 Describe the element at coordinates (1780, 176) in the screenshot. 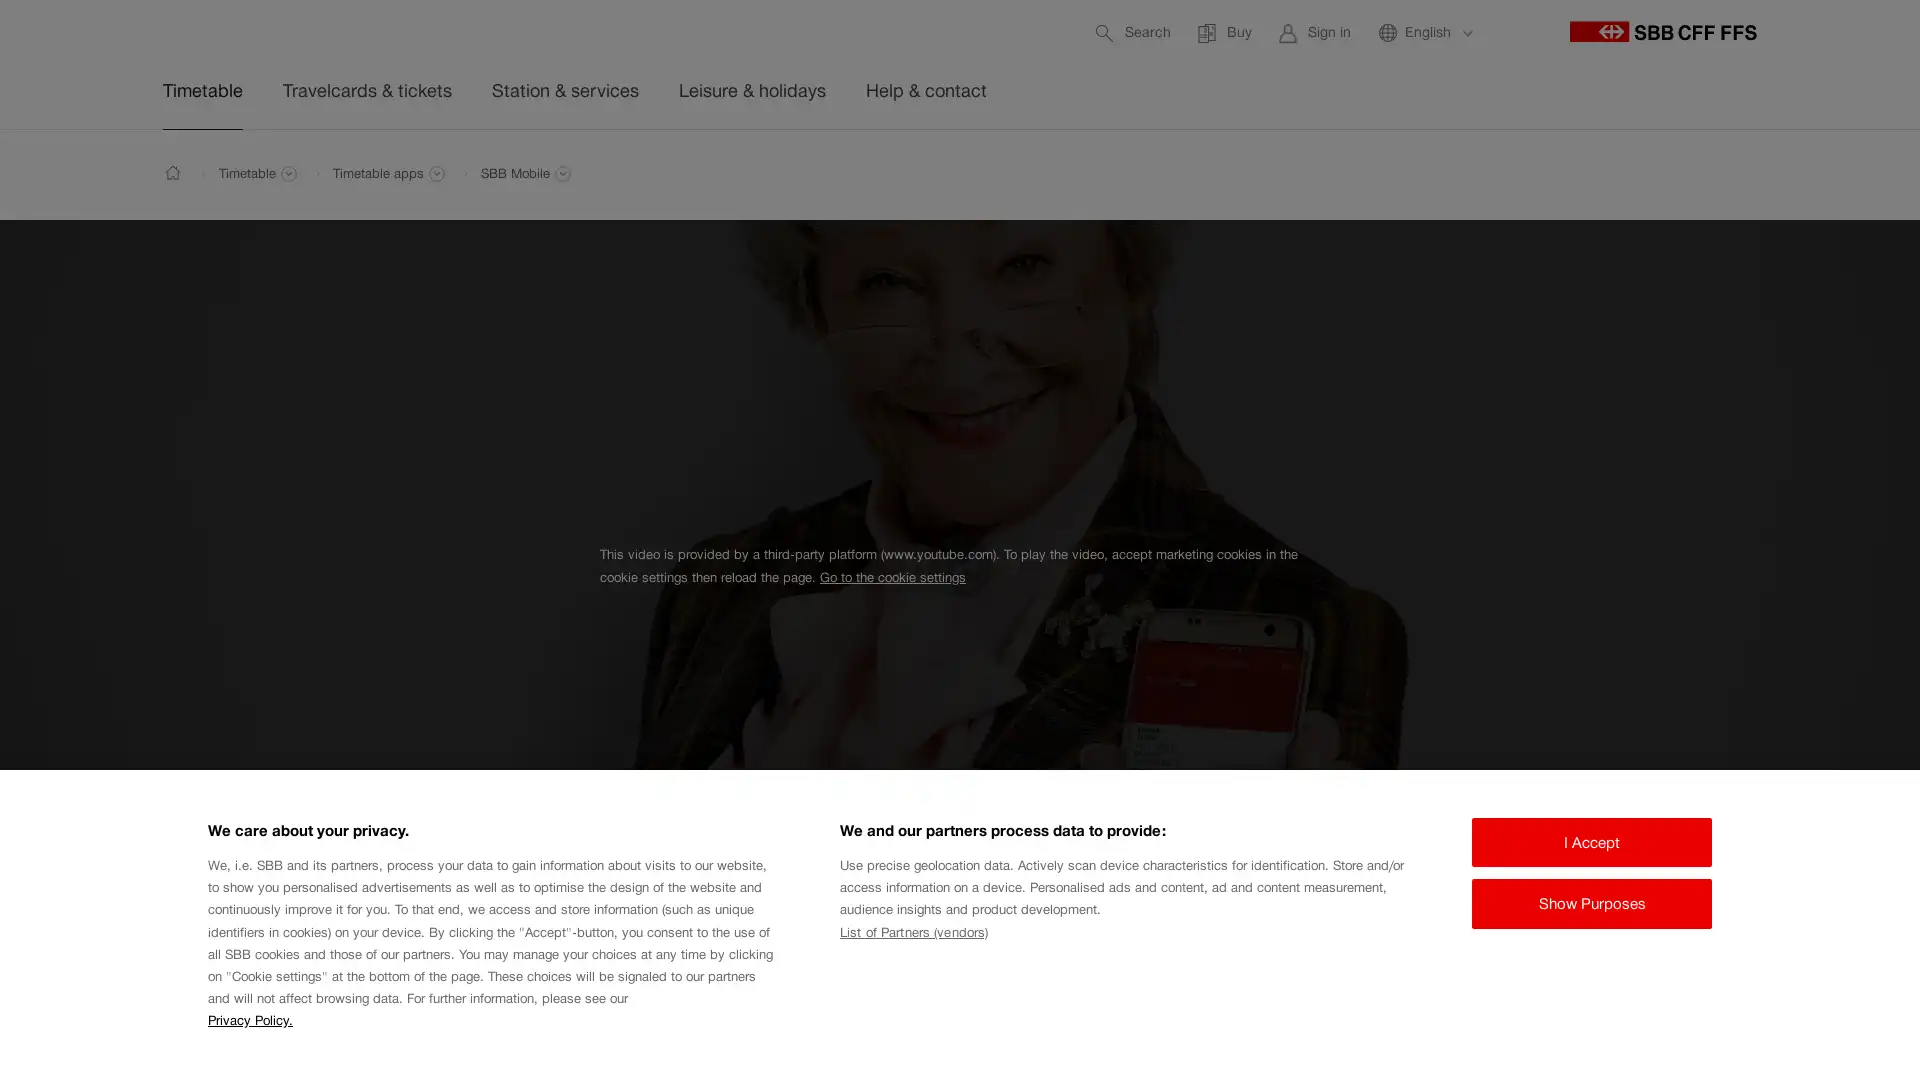

I see `Close active menu item Timetable.` at that location.